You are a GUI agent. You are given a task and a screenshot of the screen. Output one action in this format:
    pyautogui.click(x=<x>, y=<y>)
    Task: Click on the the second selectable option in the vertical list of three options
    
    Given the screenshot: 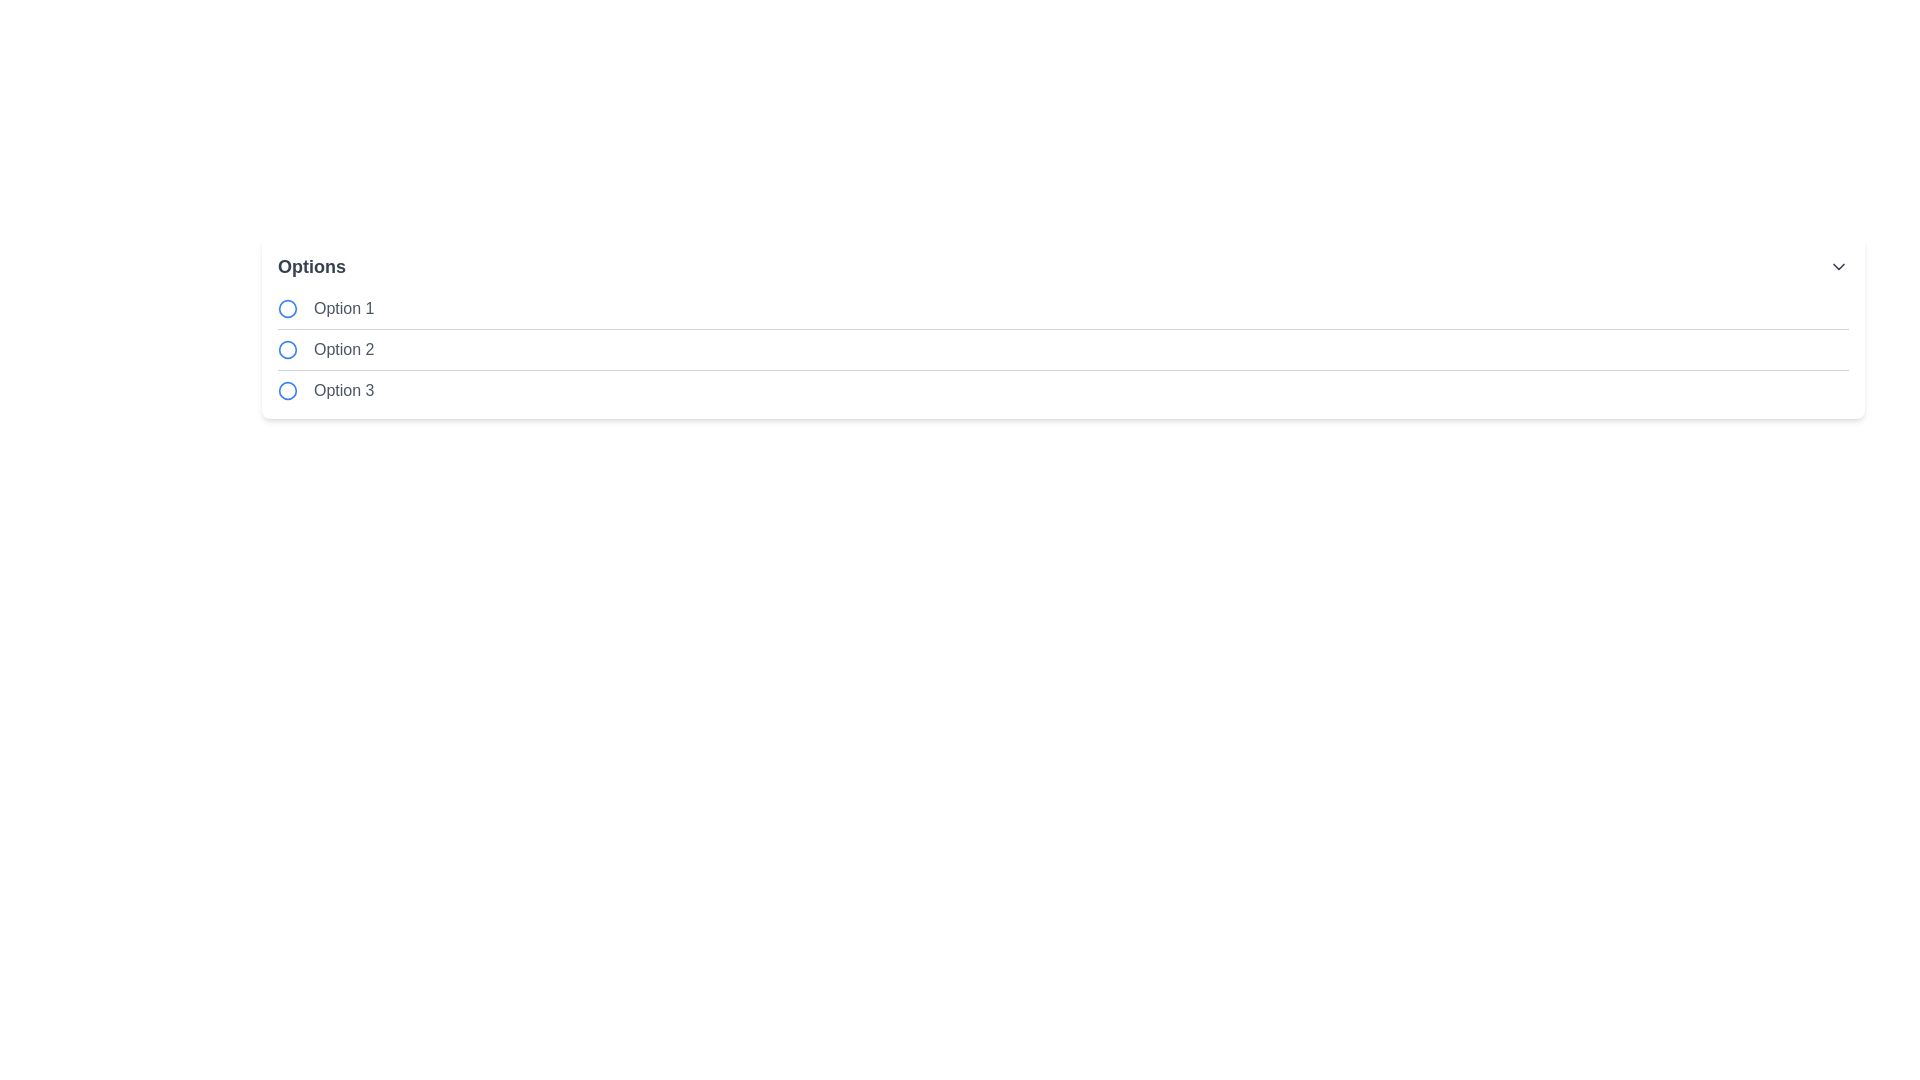 What is the action you would take?
    pyautogui.click(x=1062, y=349)
    